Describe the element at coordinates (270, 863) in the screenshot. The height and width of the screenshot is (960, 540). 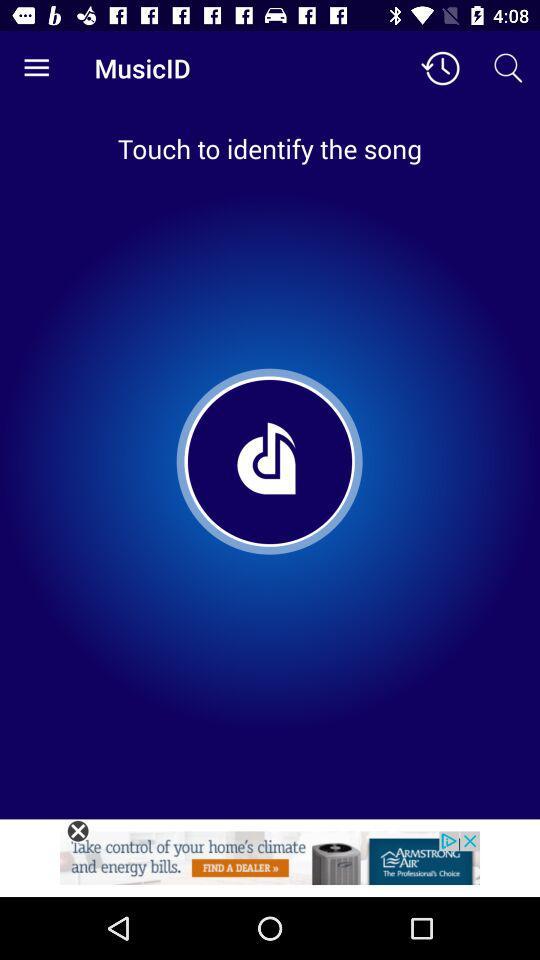
I see `advertisement page` at that location.